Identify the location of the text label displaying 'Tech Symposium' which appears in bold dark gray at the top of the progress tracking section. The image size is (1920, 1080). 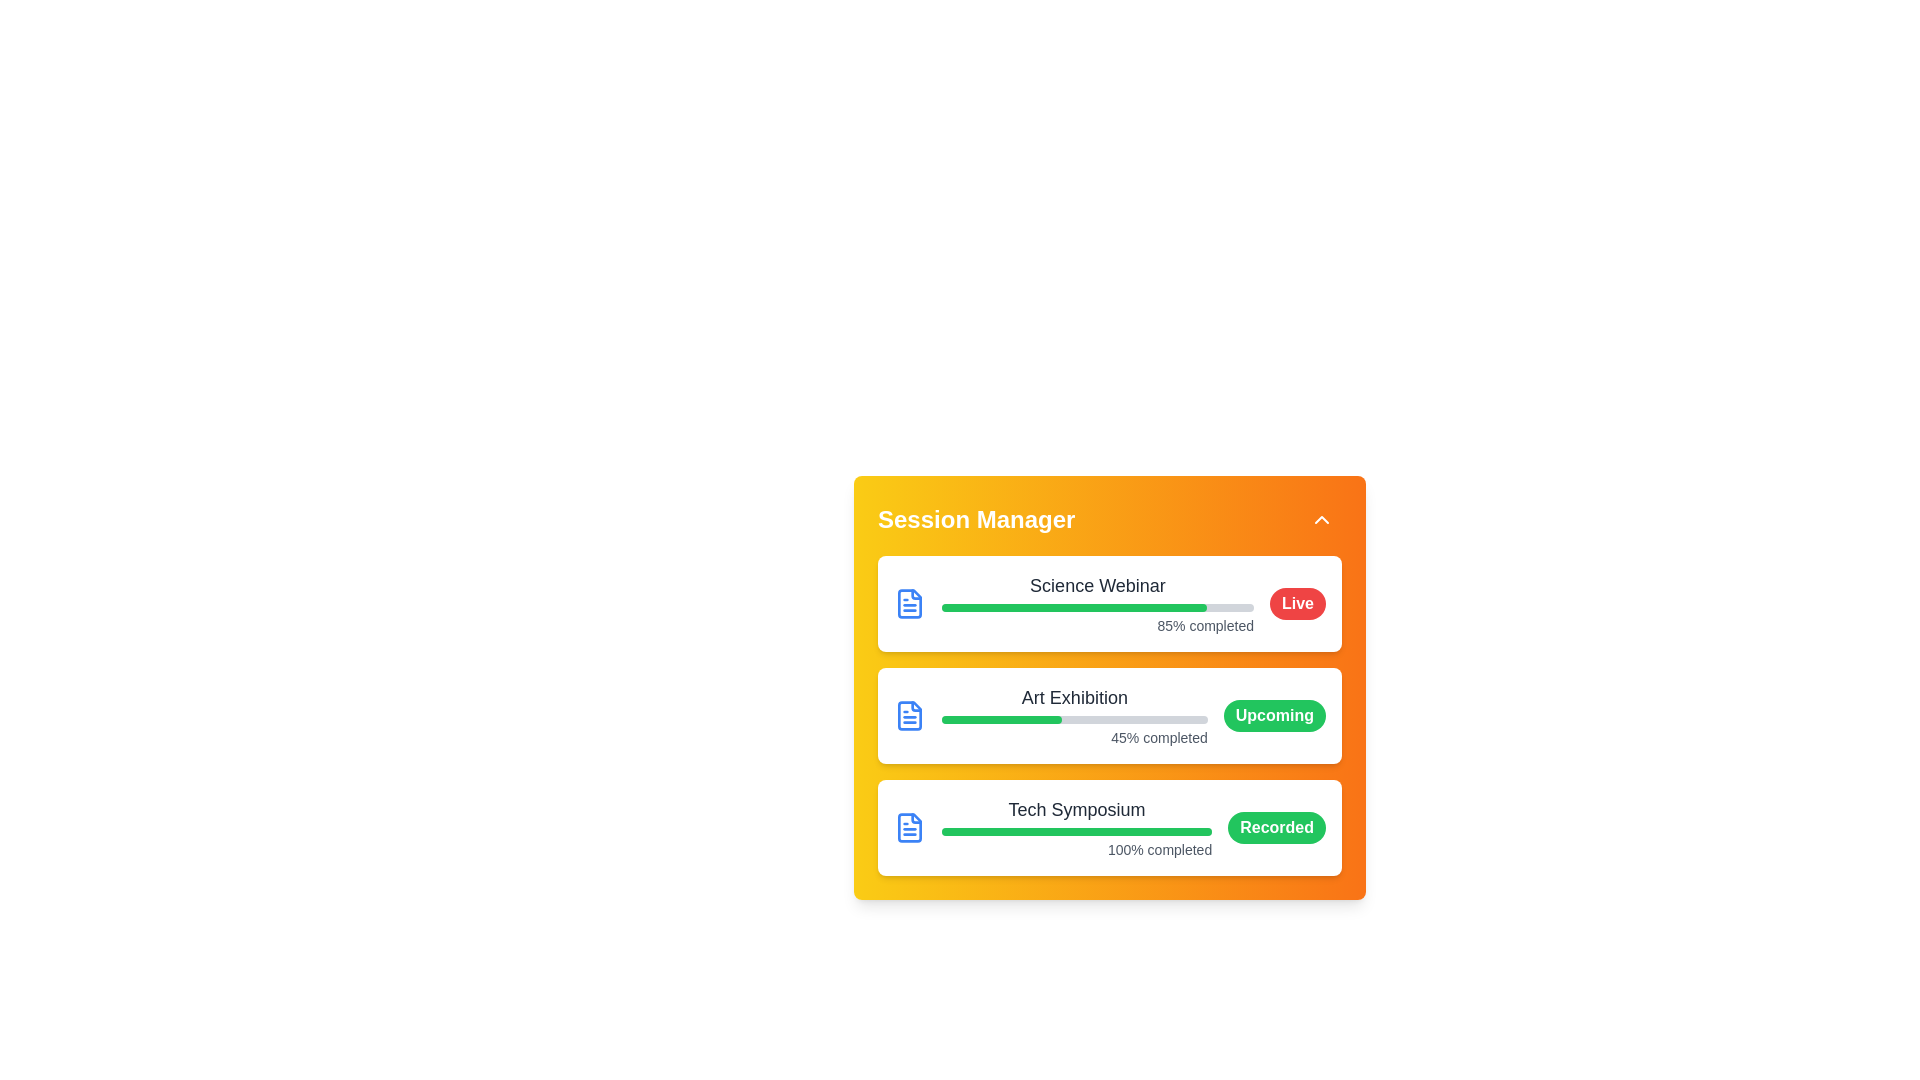
(1076, 810).